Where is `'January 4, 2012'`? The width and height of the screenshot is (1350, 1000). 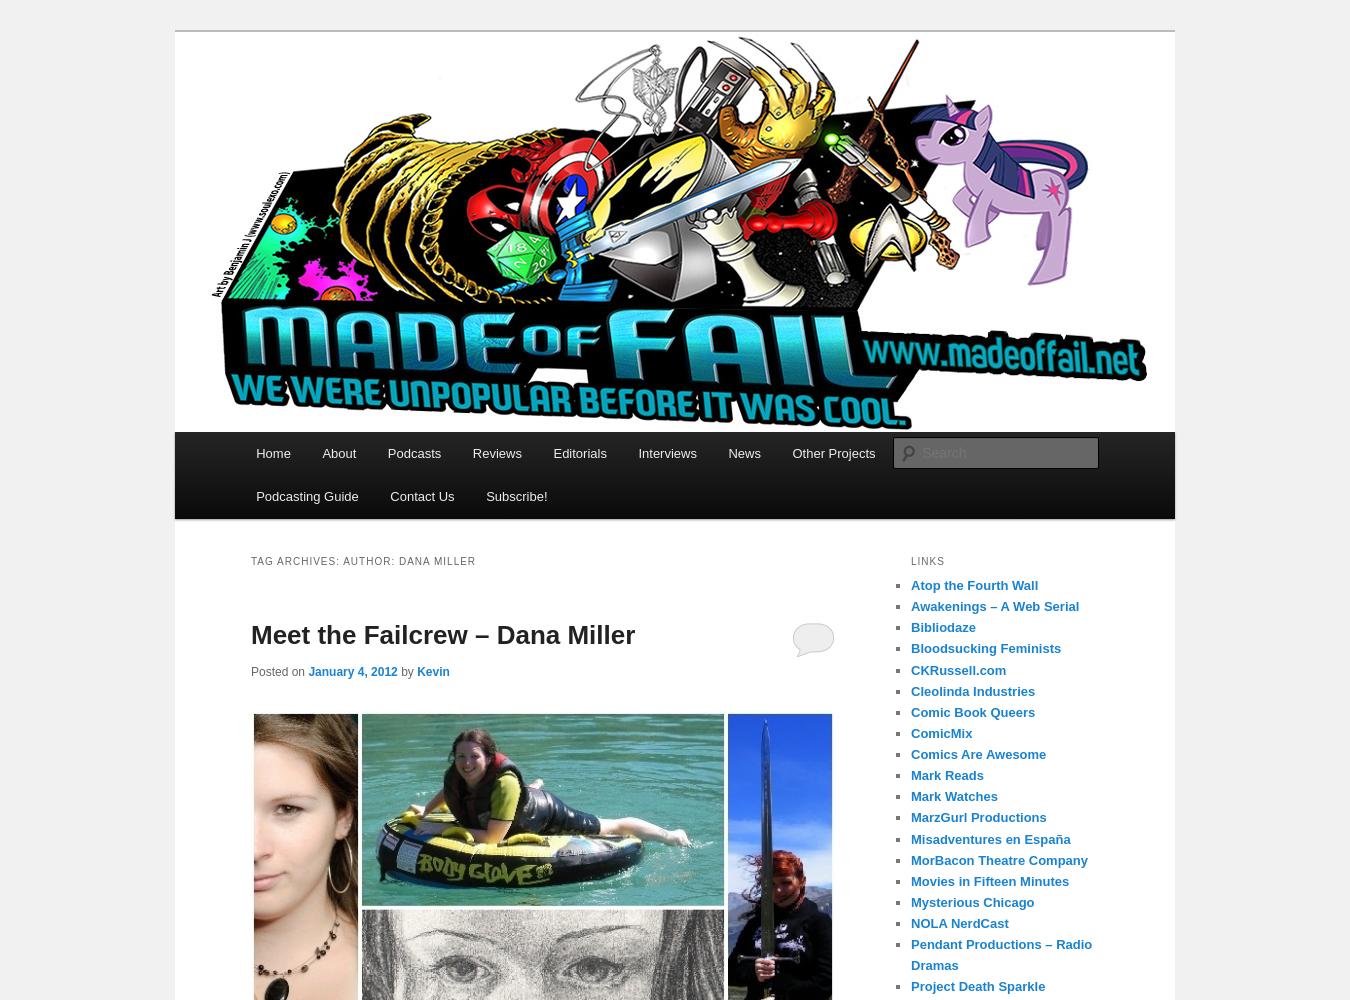 'January 4, 2012' is located at coordinates (306, 671).